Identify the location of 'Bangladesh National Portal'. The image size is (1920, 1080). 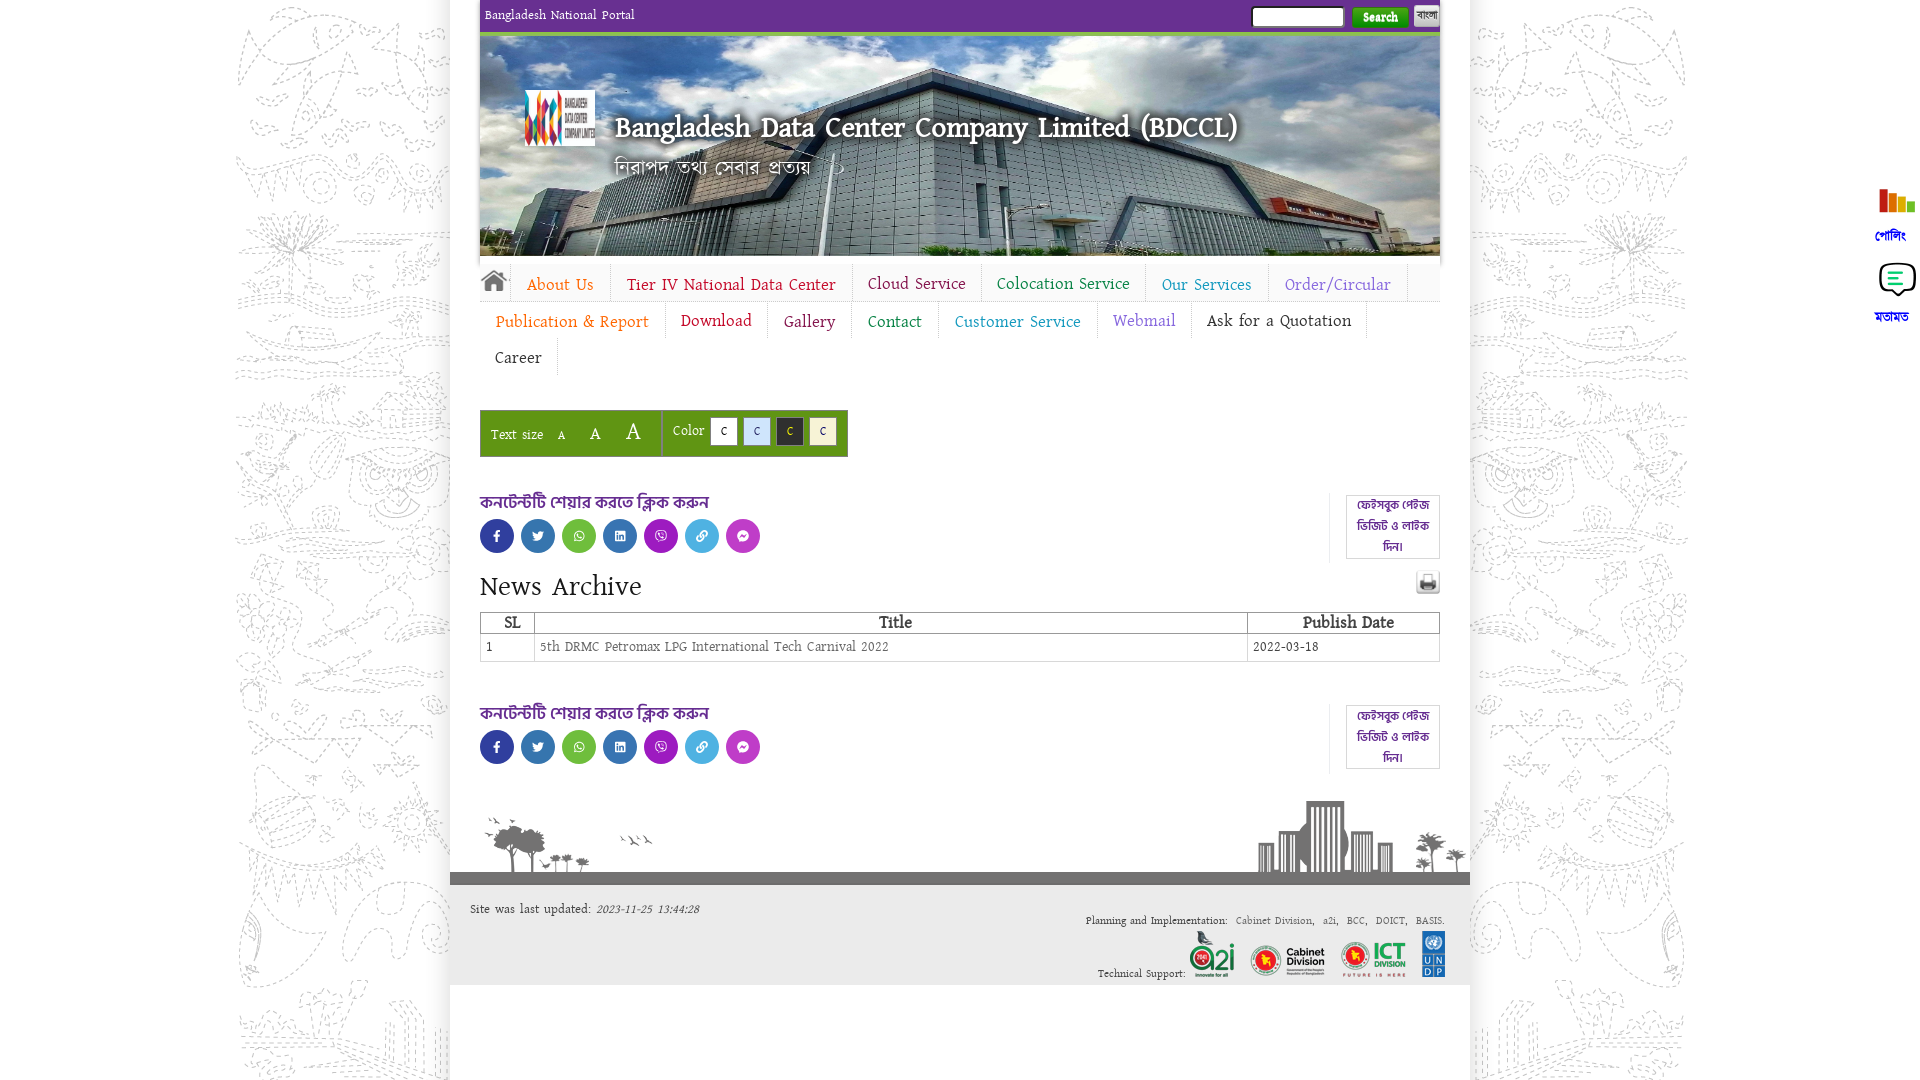
(560, 15).